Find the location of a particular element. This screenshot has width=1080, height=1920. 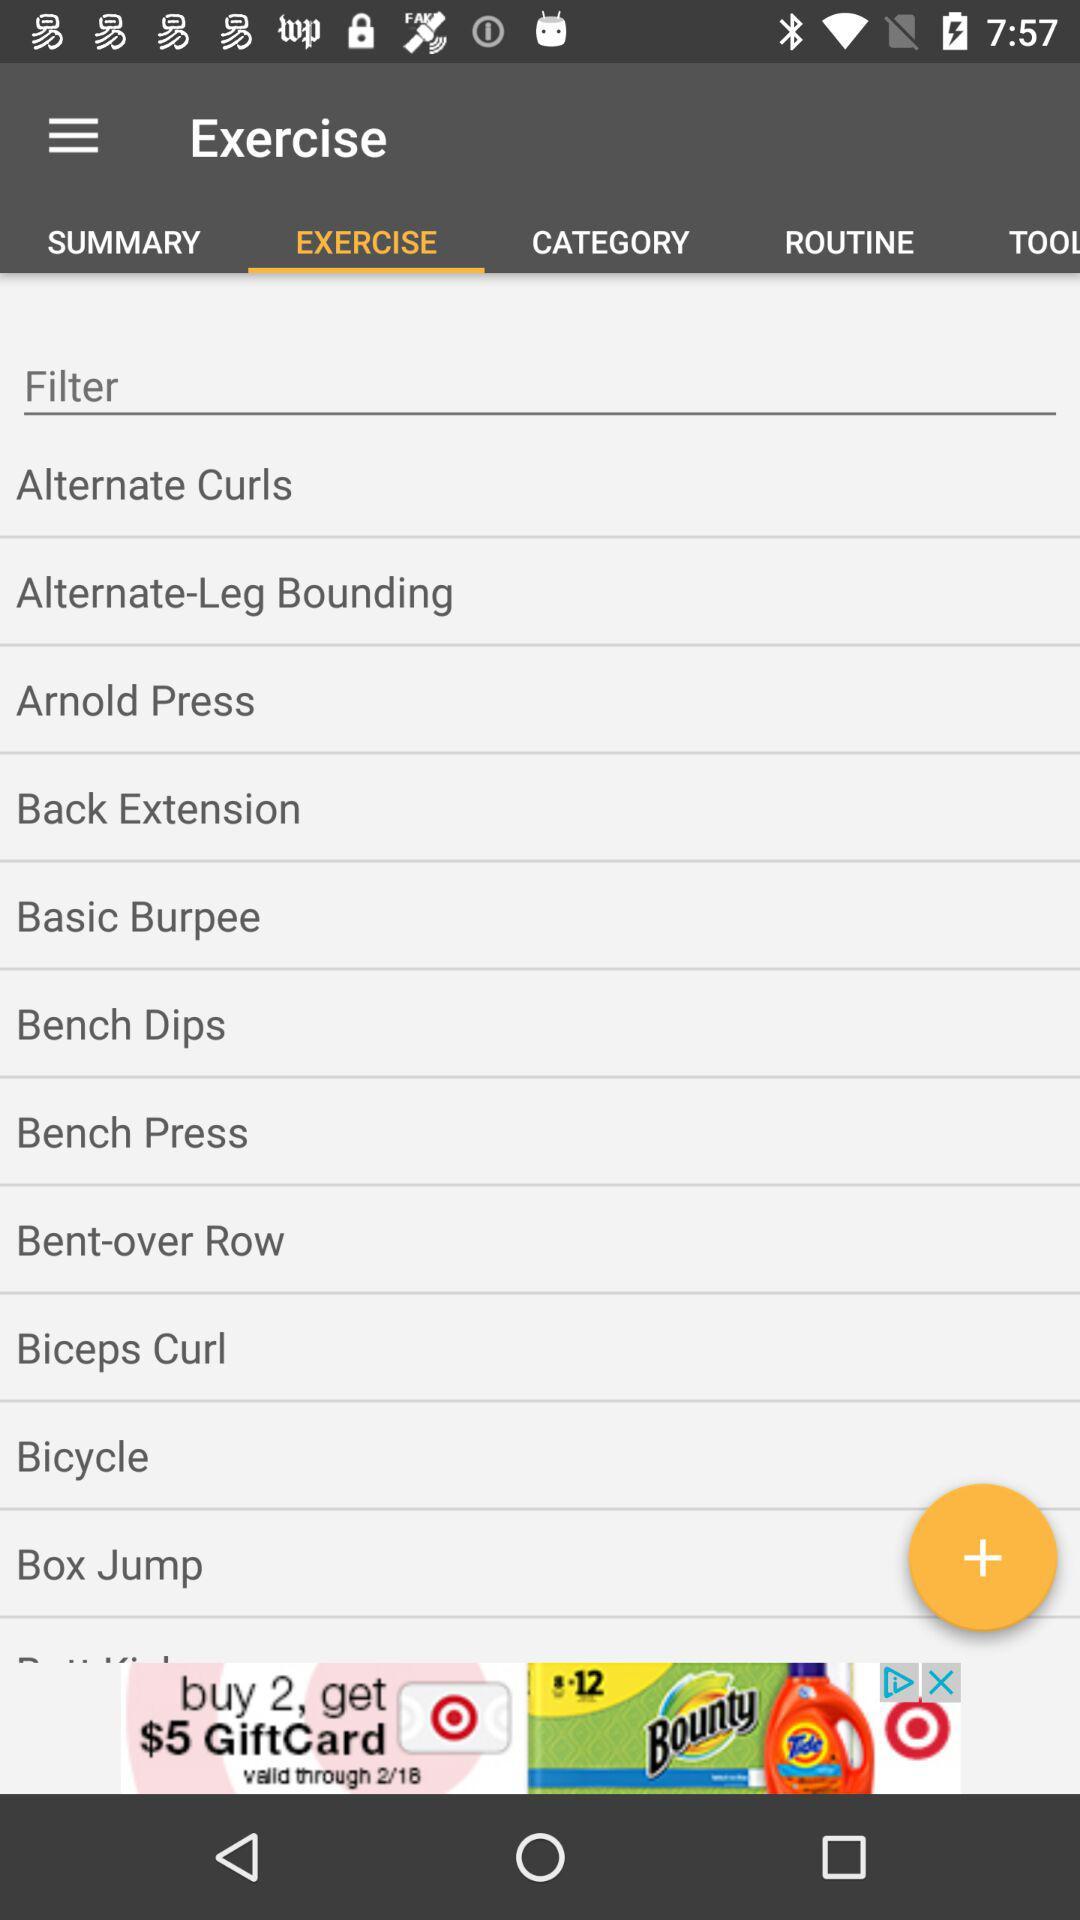

the add icon is located at coordinates (981, 1564).